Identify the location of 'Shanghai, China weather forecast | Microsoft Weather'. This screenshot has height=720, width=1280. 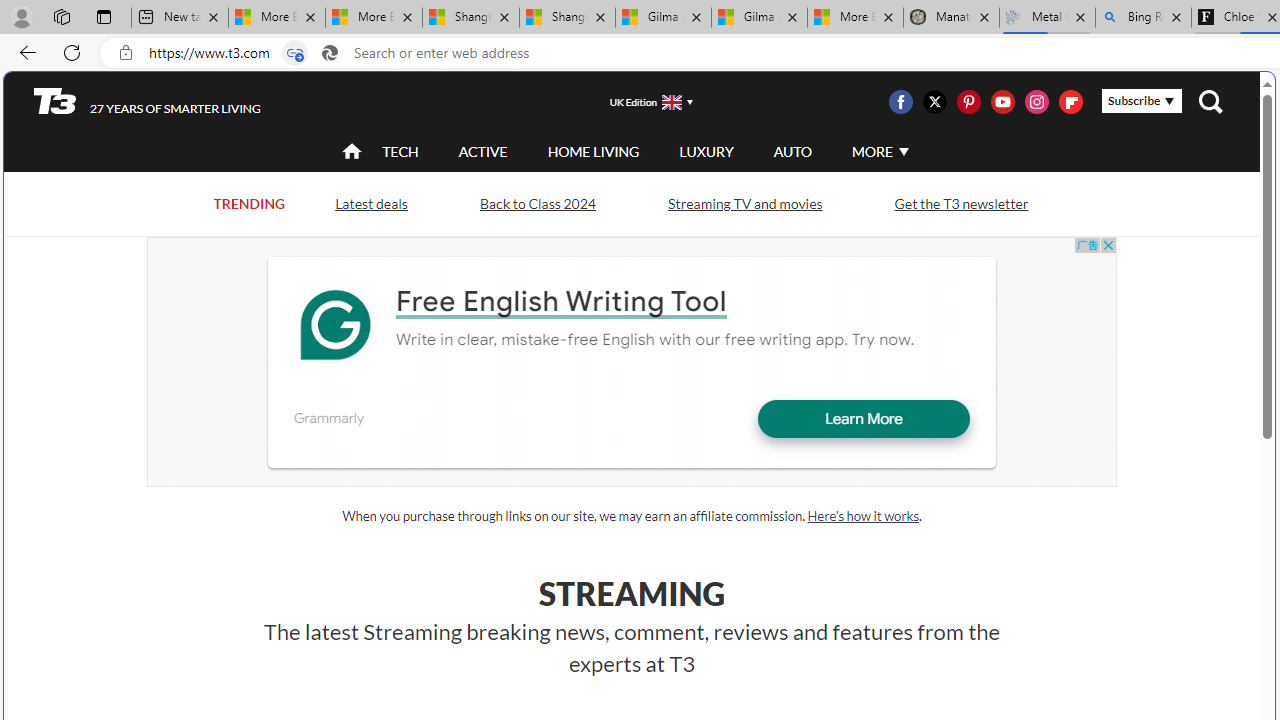
(566, 17).